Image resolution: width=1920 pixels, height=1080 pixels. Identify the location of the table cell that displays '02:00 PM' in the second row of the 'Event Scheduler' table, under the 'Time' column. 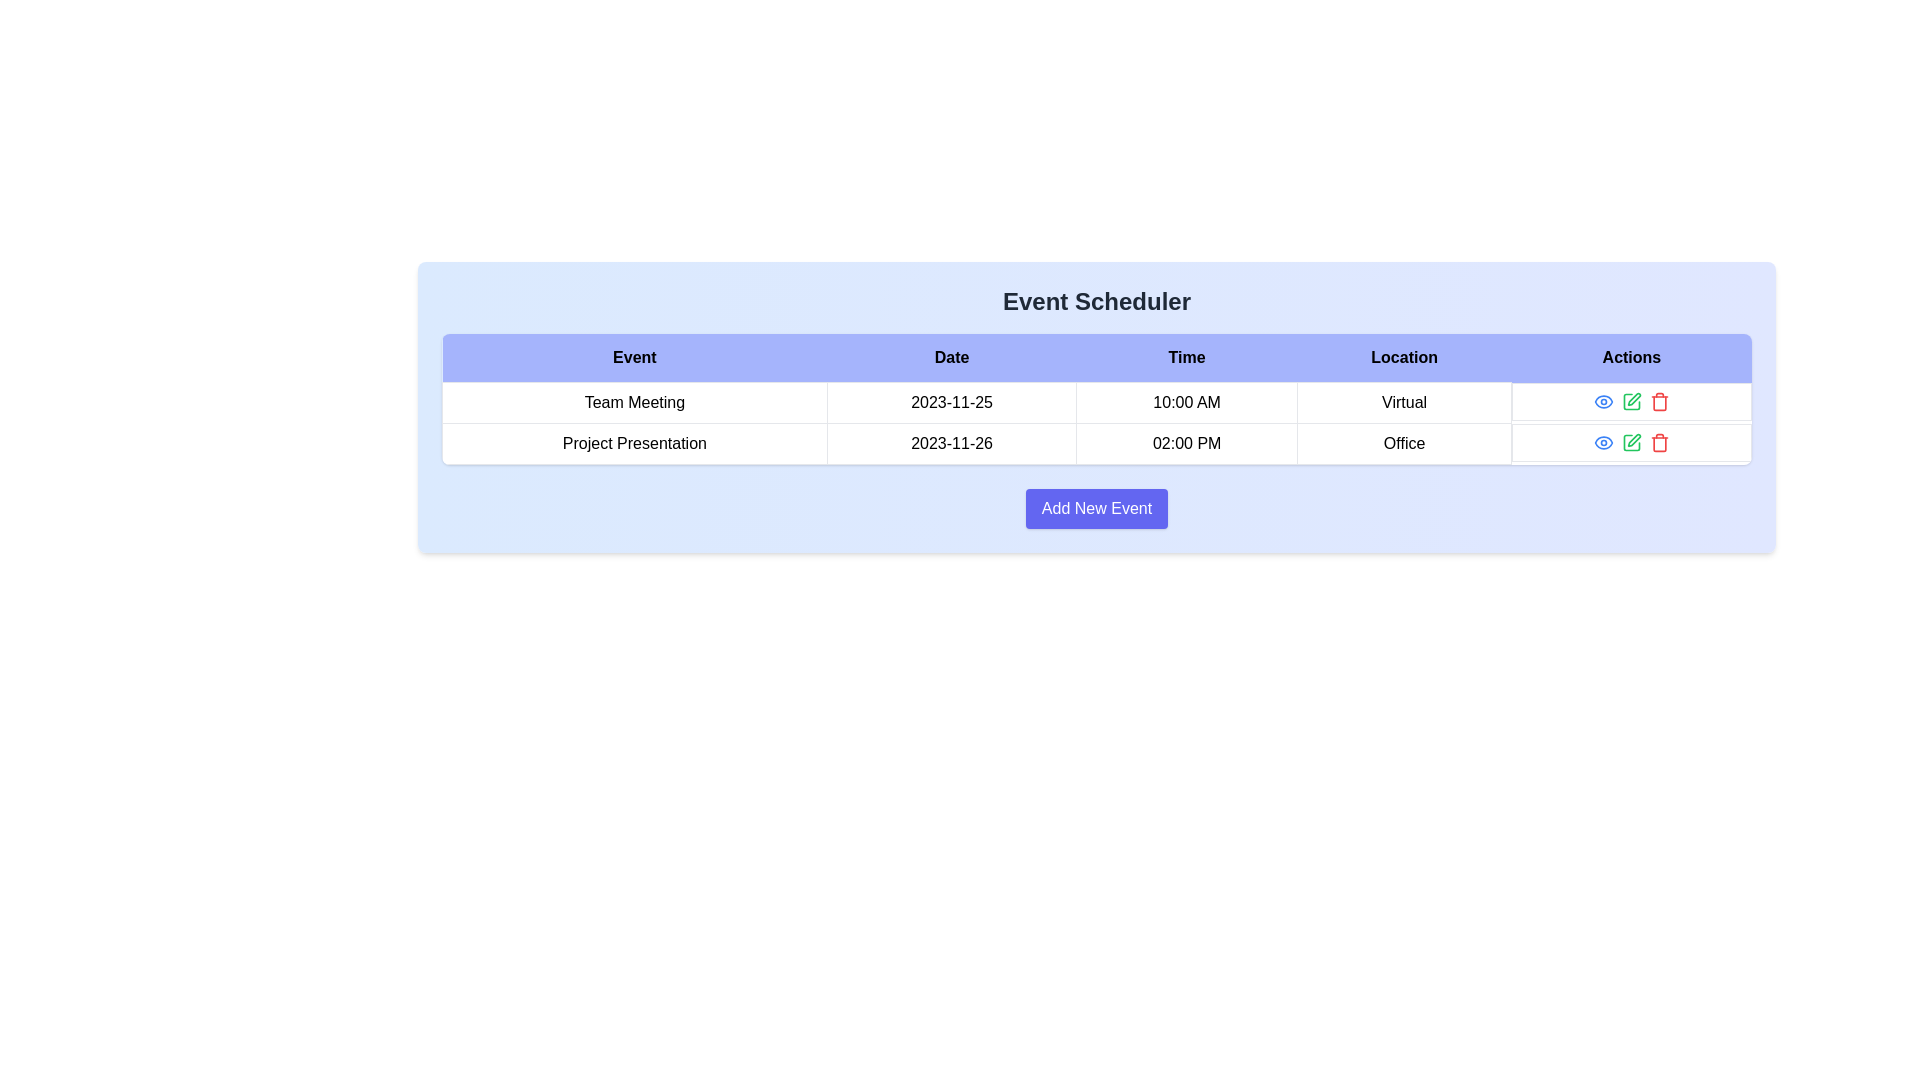
(1187, 442).